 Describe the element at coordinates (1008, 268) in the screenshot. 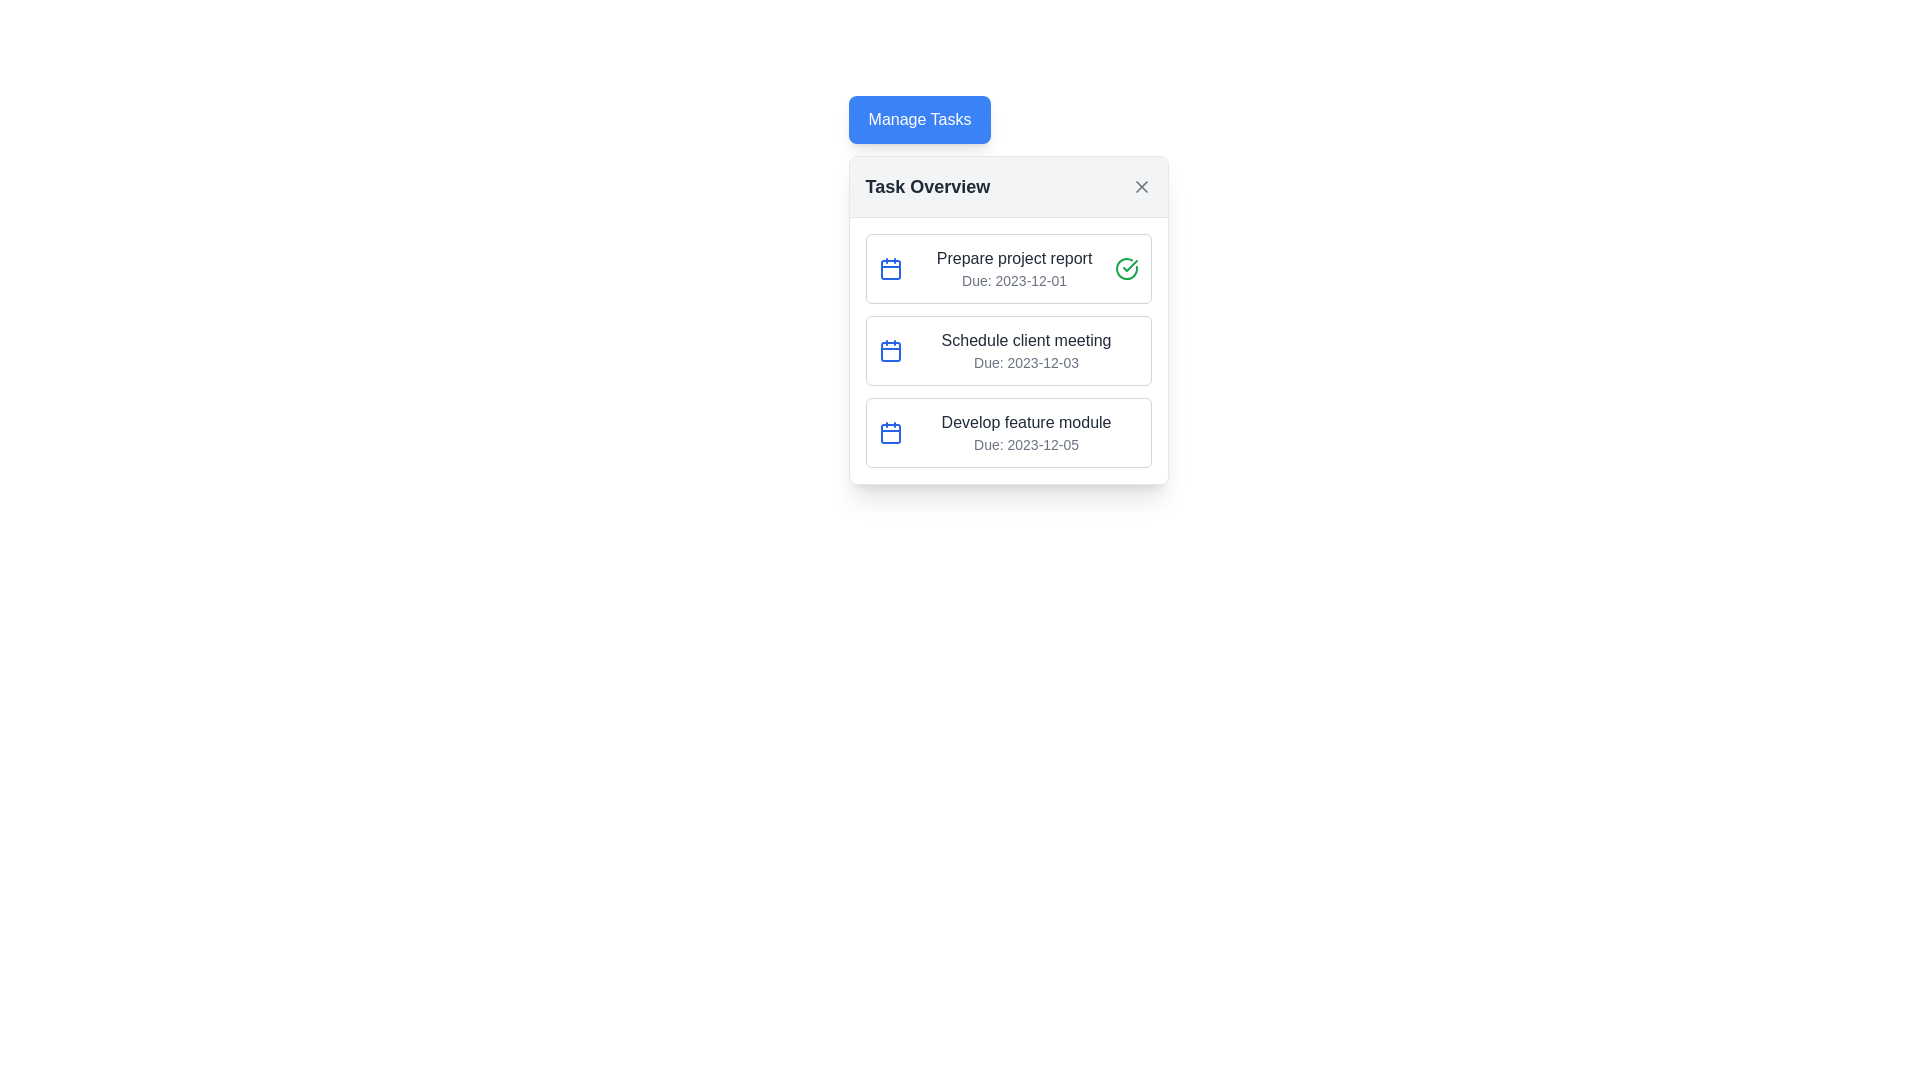

I see `the first task card in the 'Task Overview' section, which displays the task title and due date` at that location.